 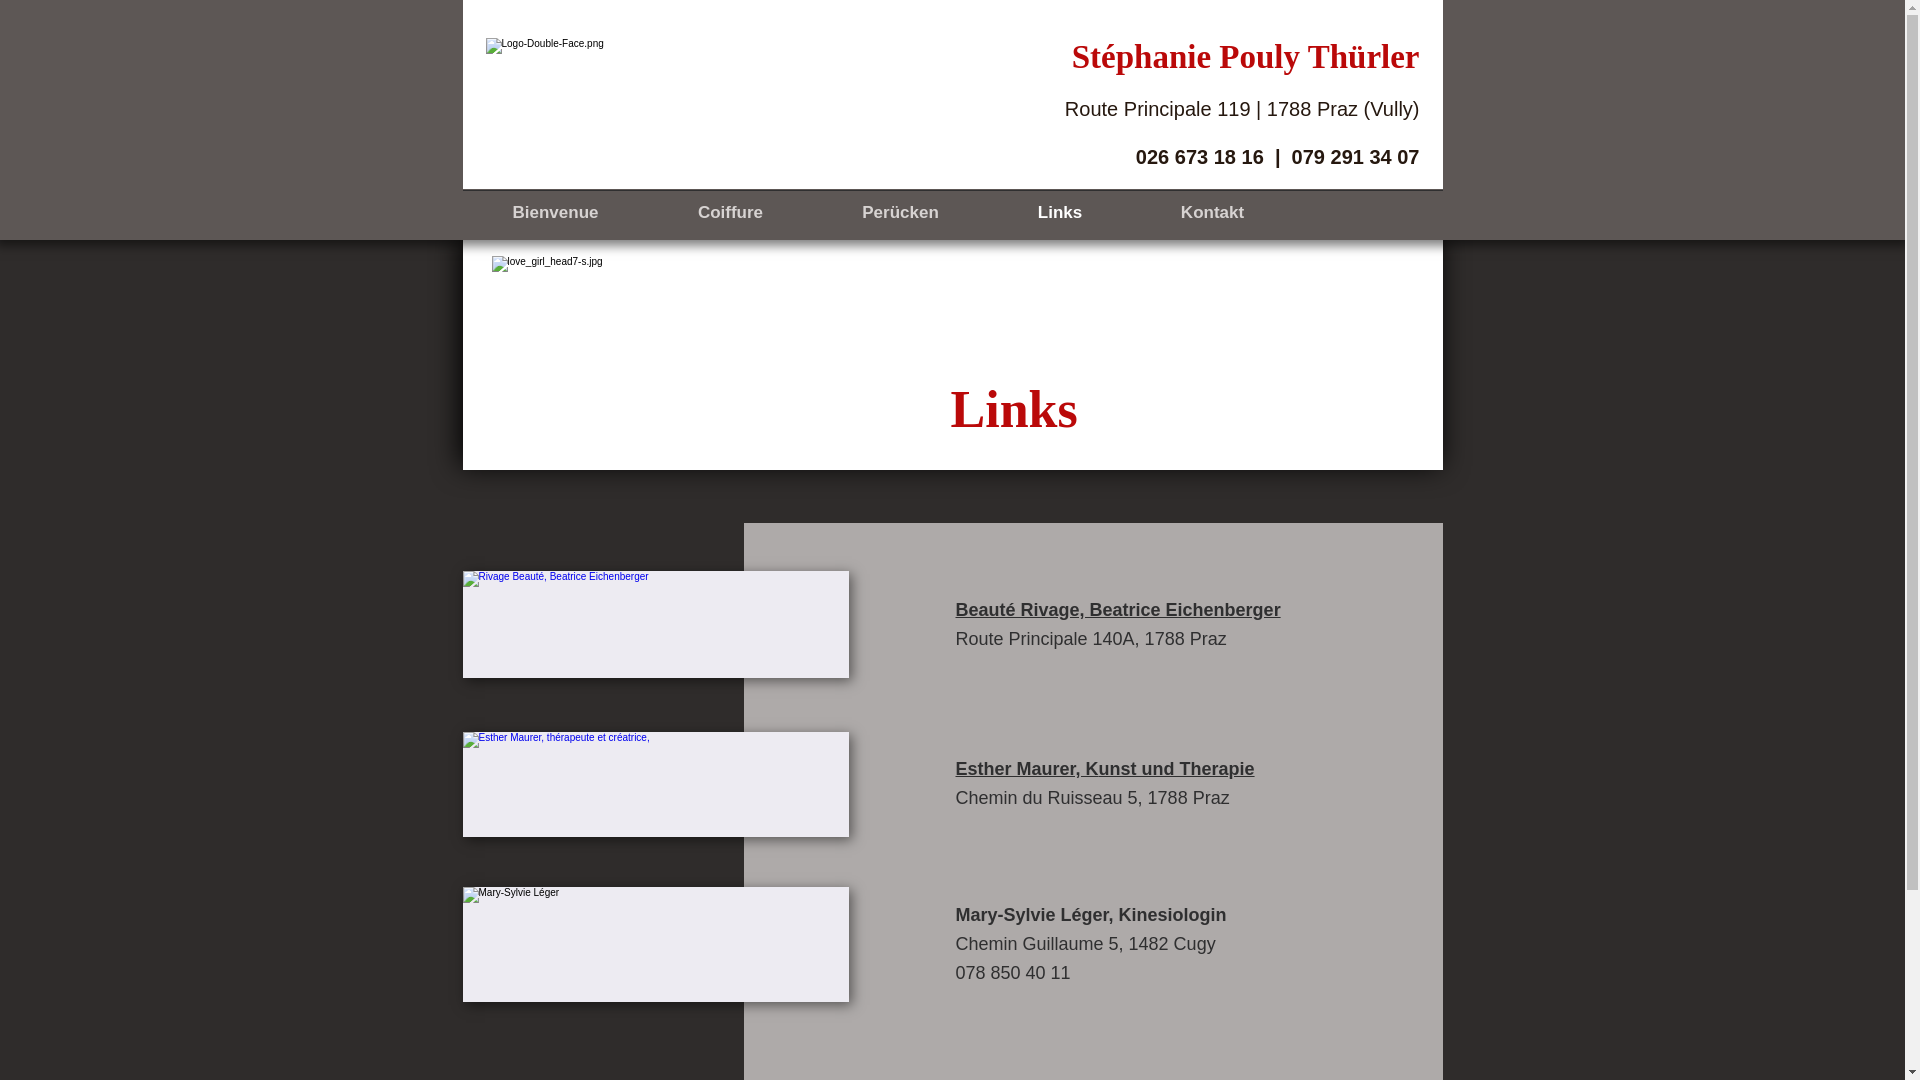 What do you see at coordinates (460, 212) in the screenshot?
I see `'Bienvenue'` at bounding box center [460, 212].